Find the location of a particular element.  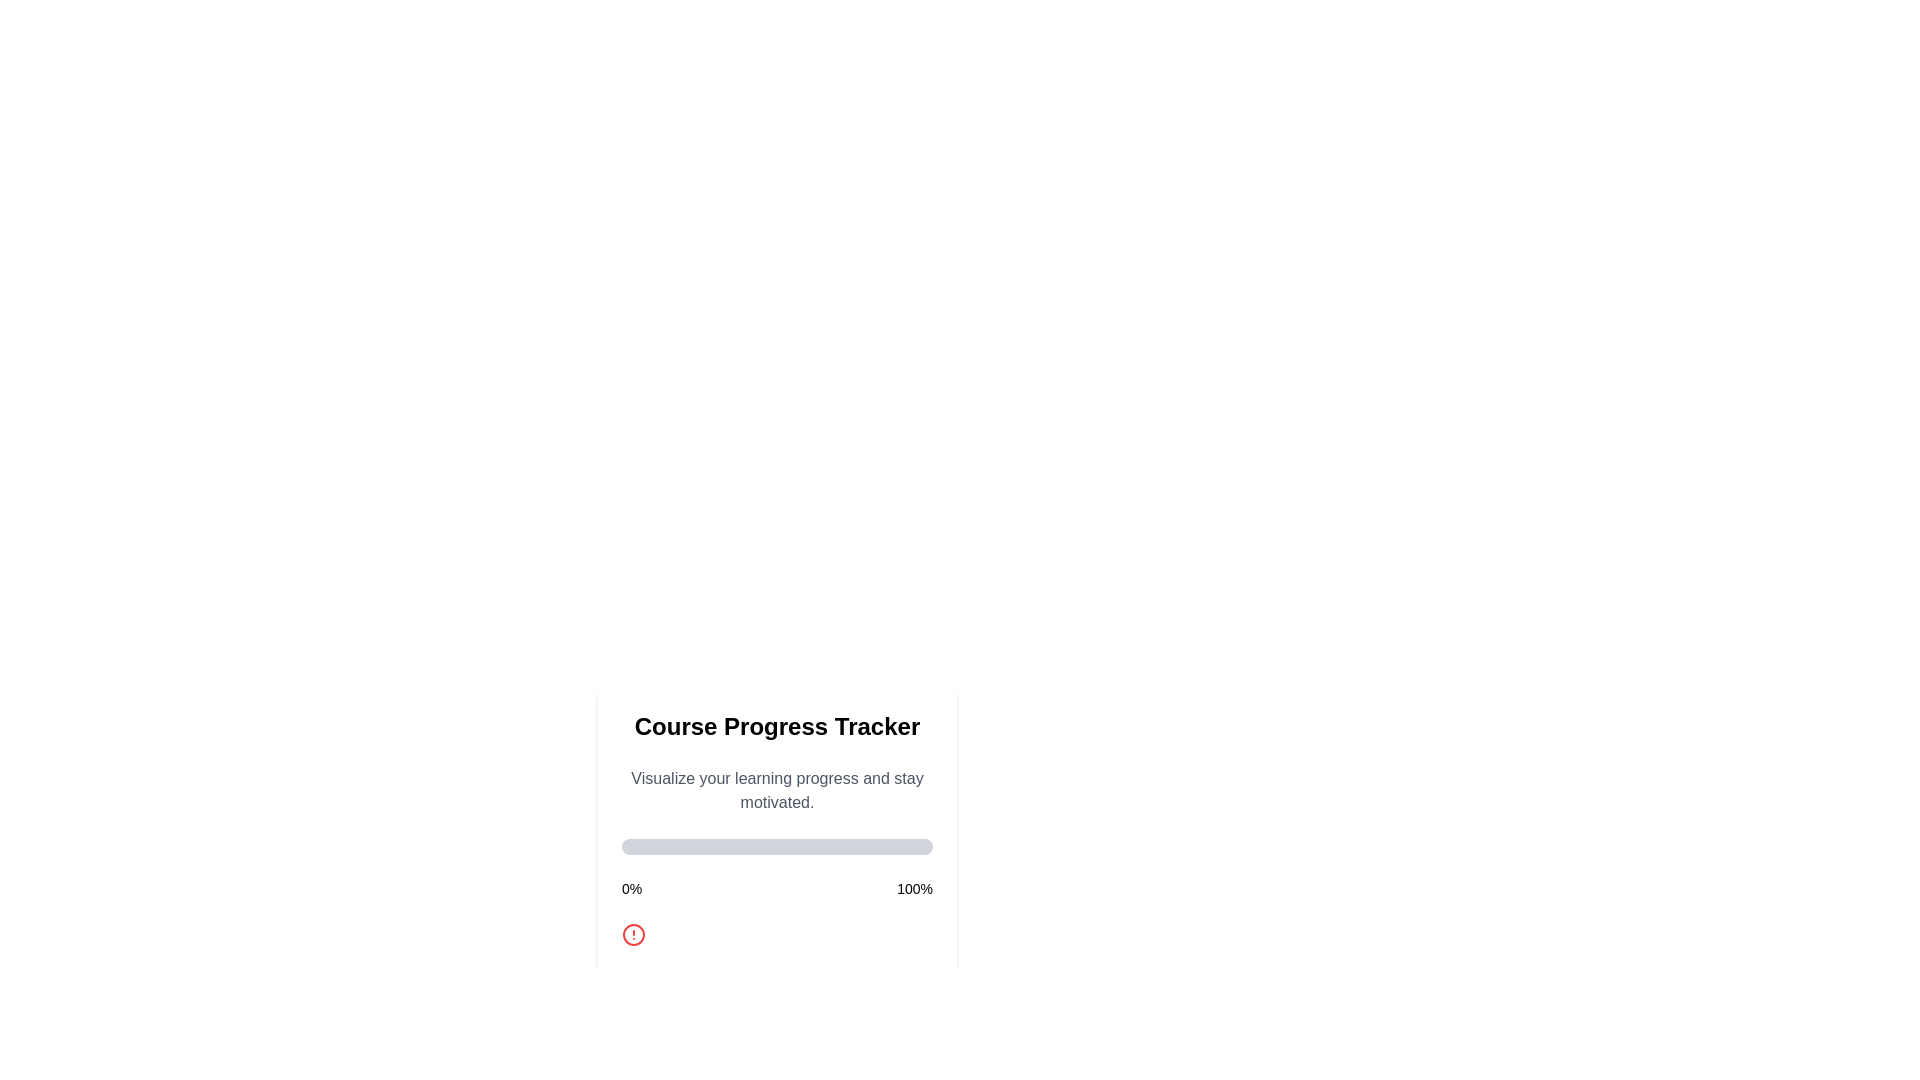

the central circular part of the alert icon located in the 'Course Progress Tracker' section, below the progress bar and between the labels for 0% and 100% is located at coordinates (632, 934).